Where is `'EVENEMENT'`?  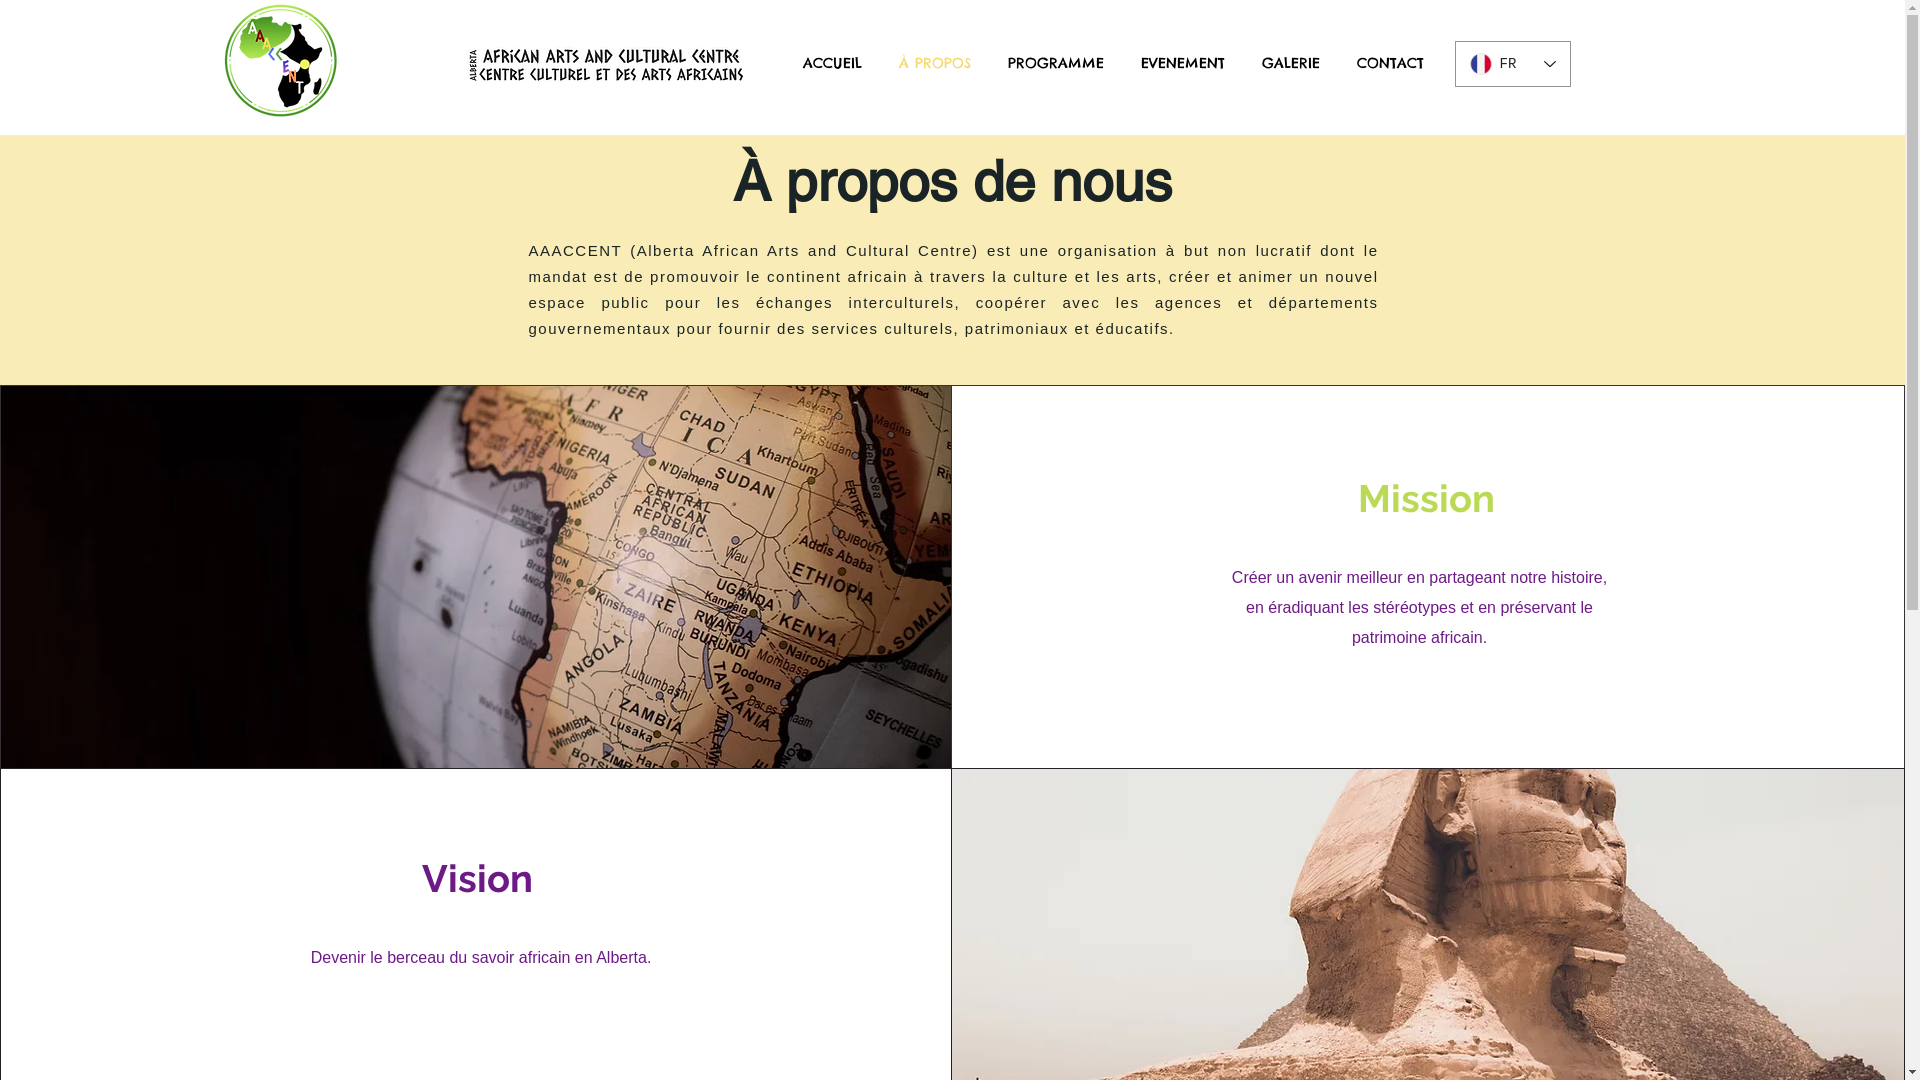
'EVENEMENT' is located at coordinates (1182, 62).